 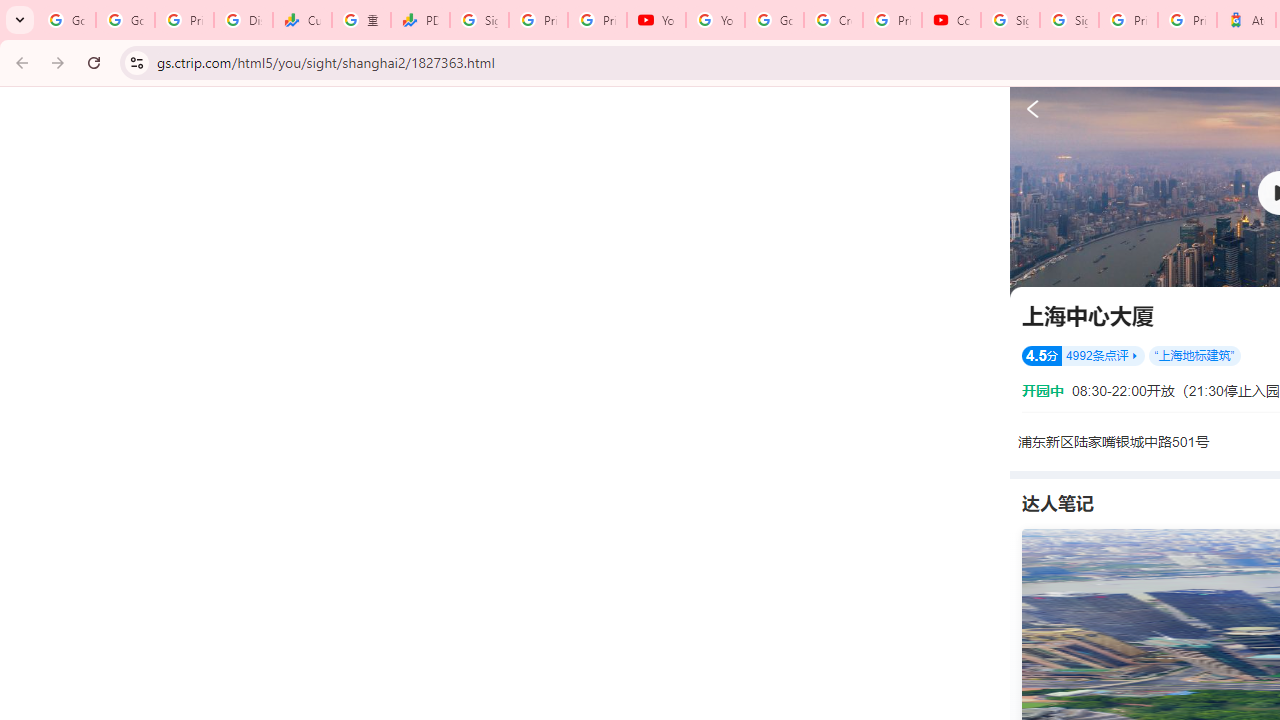 I want to click on 'PDD Holdings Inc - ADR (PDD) Price & News - Google Finance', so click(x=419, y=20).